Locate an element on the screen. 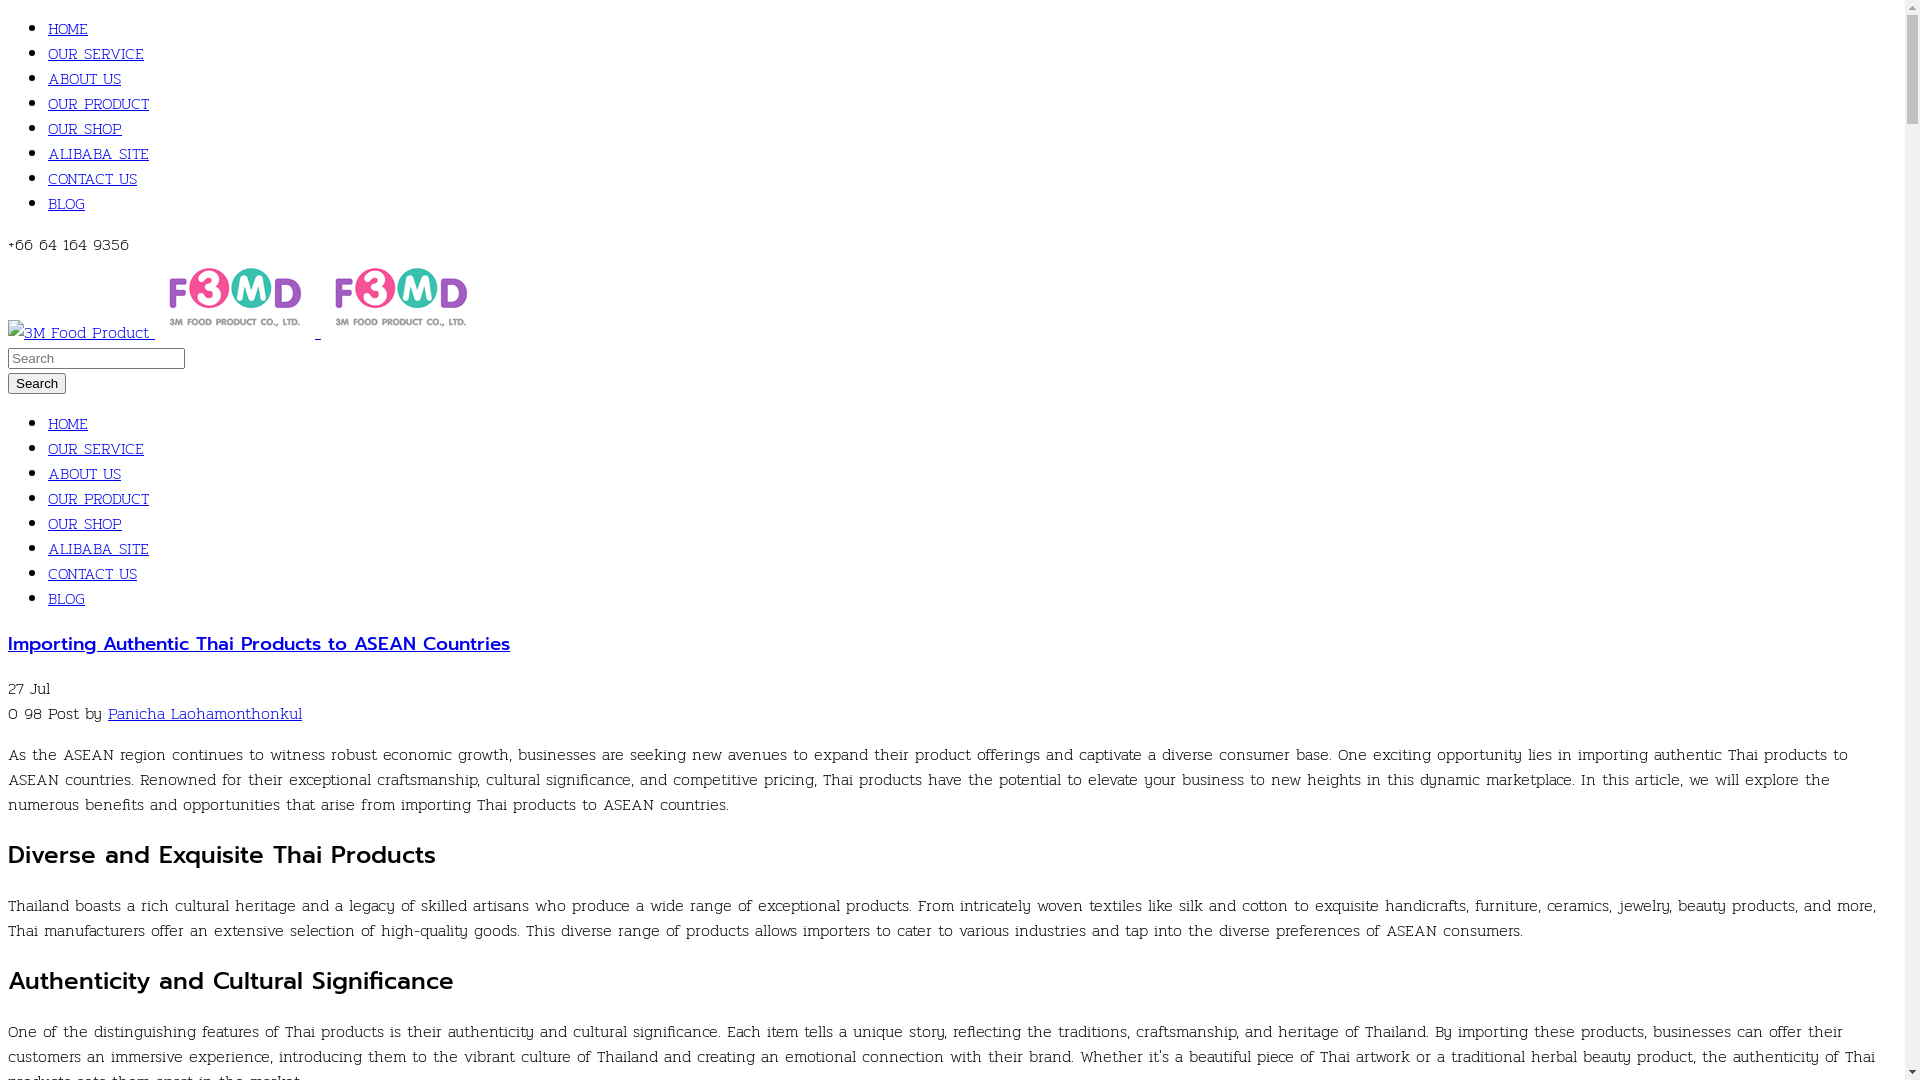 This screenshot has width=1920, height=1080. 'OUR SERVICE' is located at coordinates (48, 447).